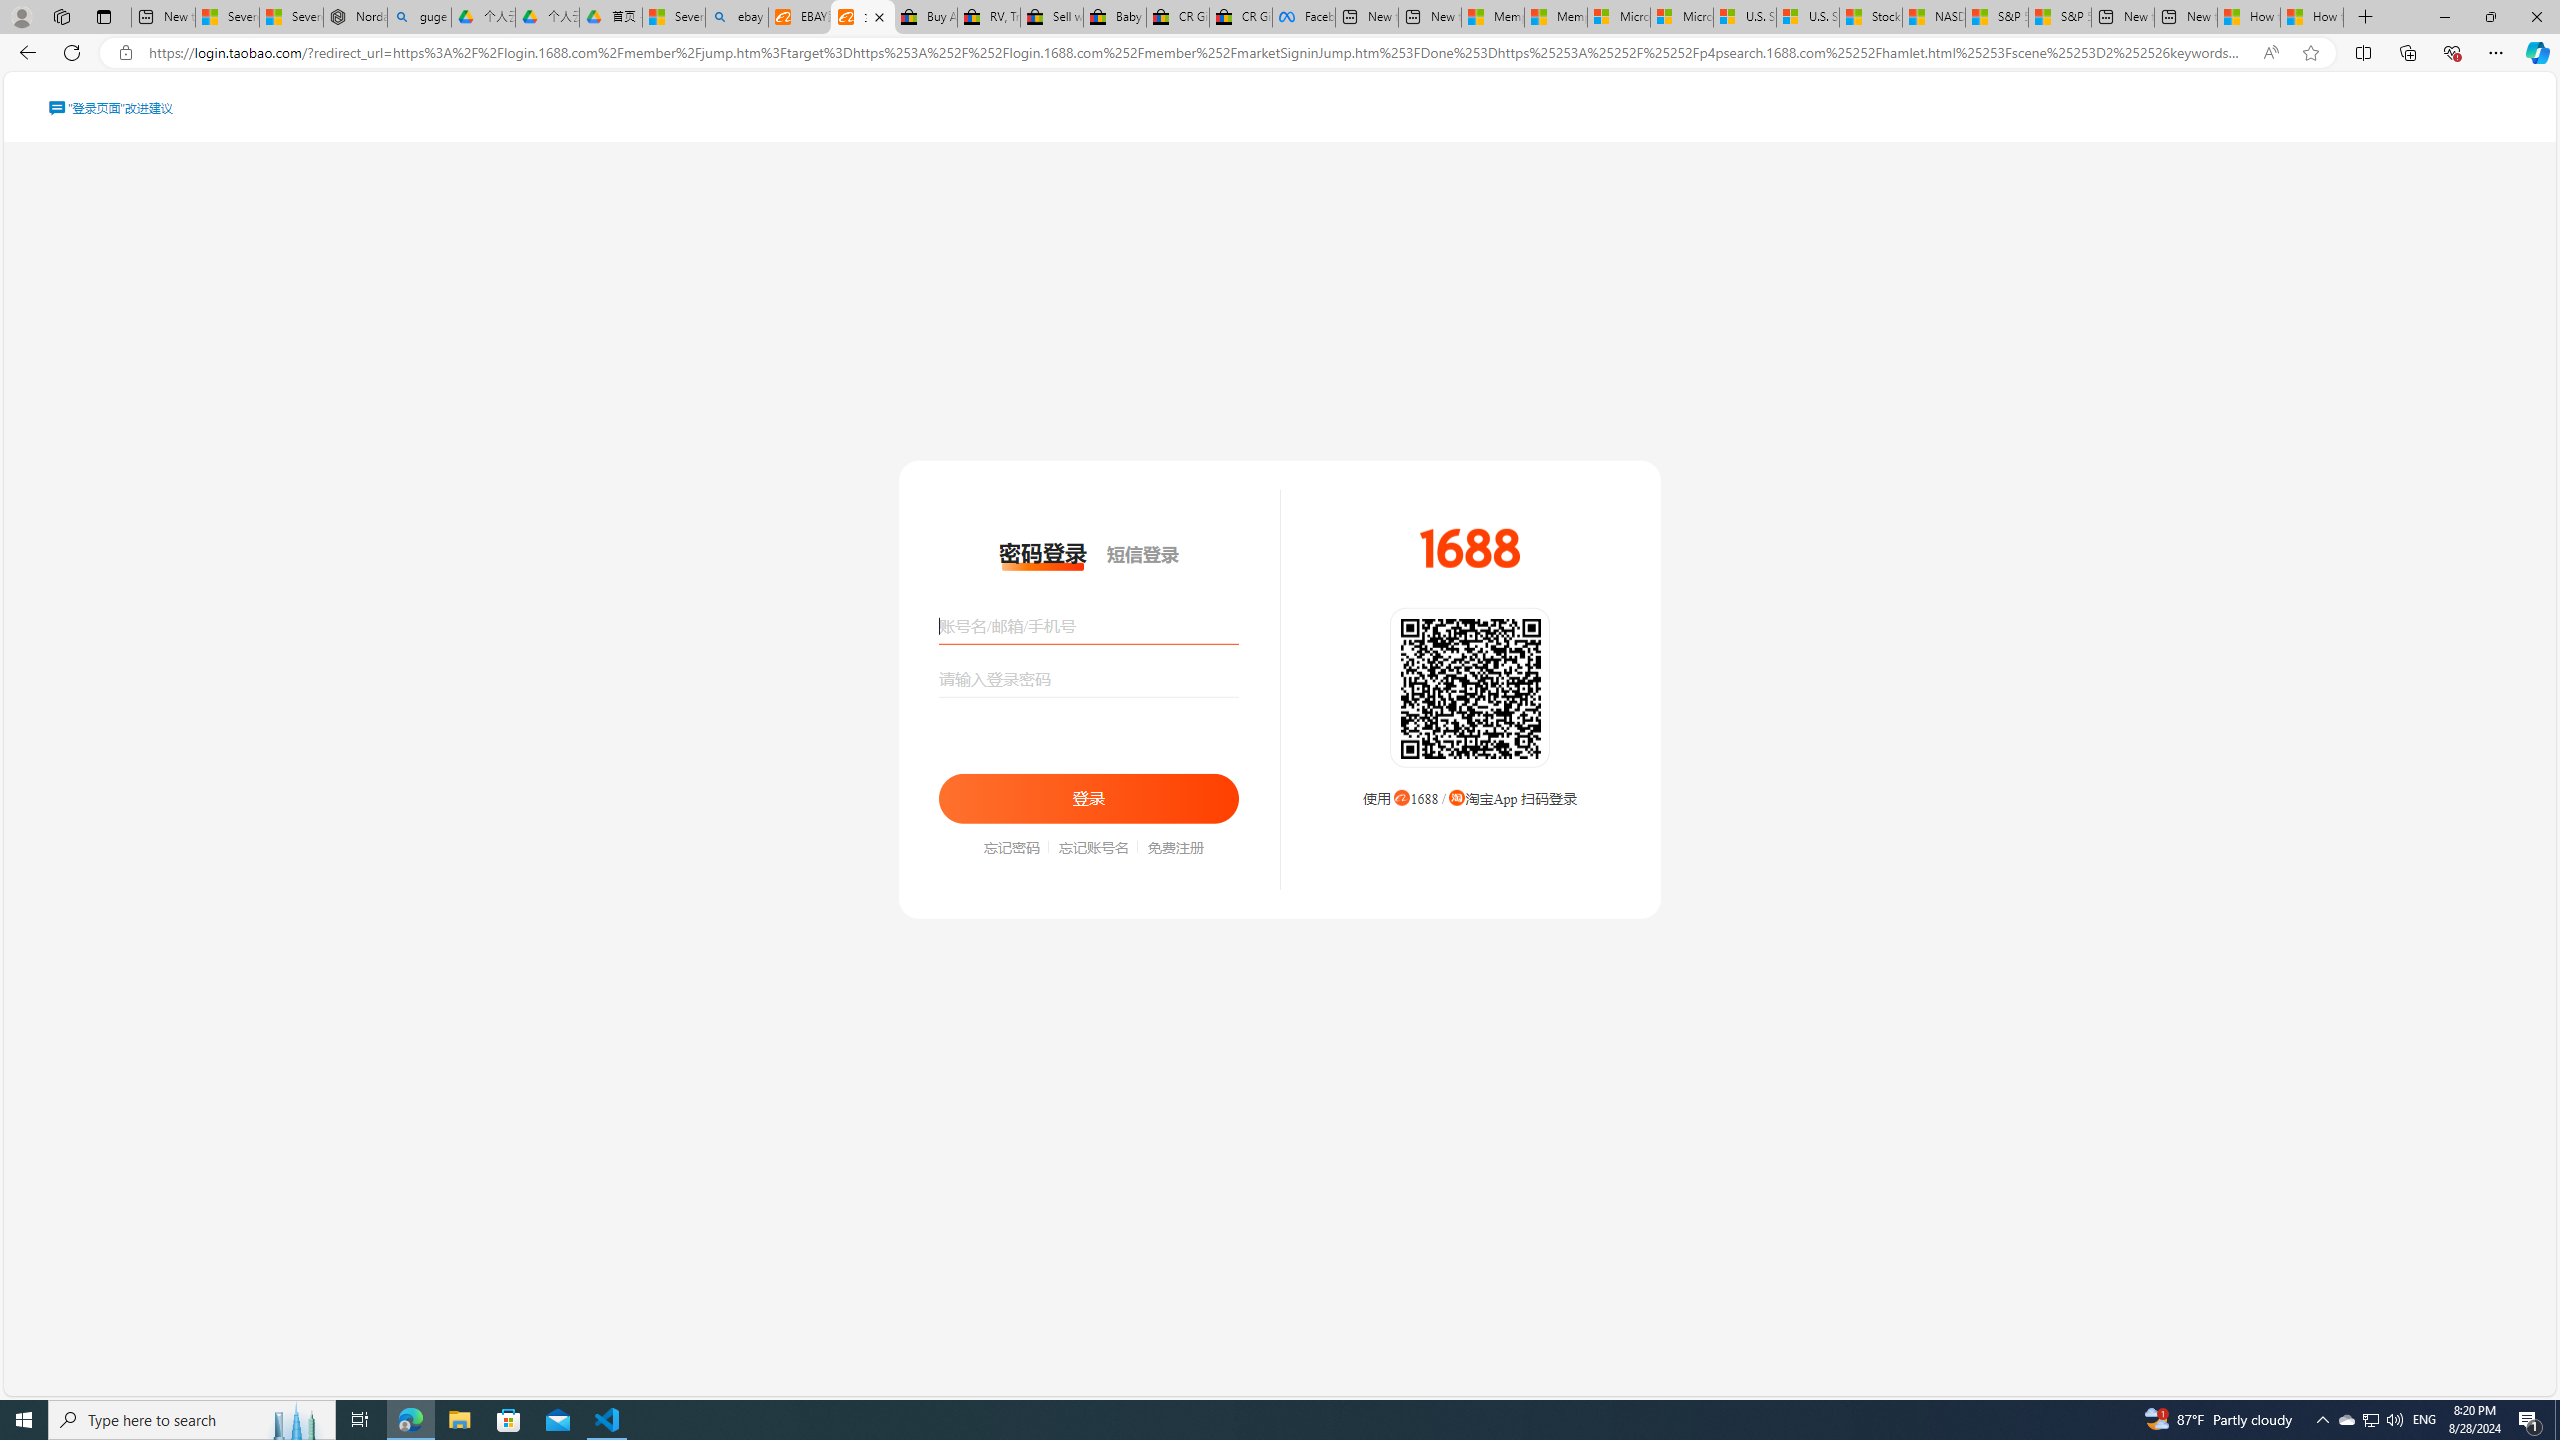  Describe the element at coordinates (20, 16) in the screenshot. I see `'Personal Profile'` at that location.